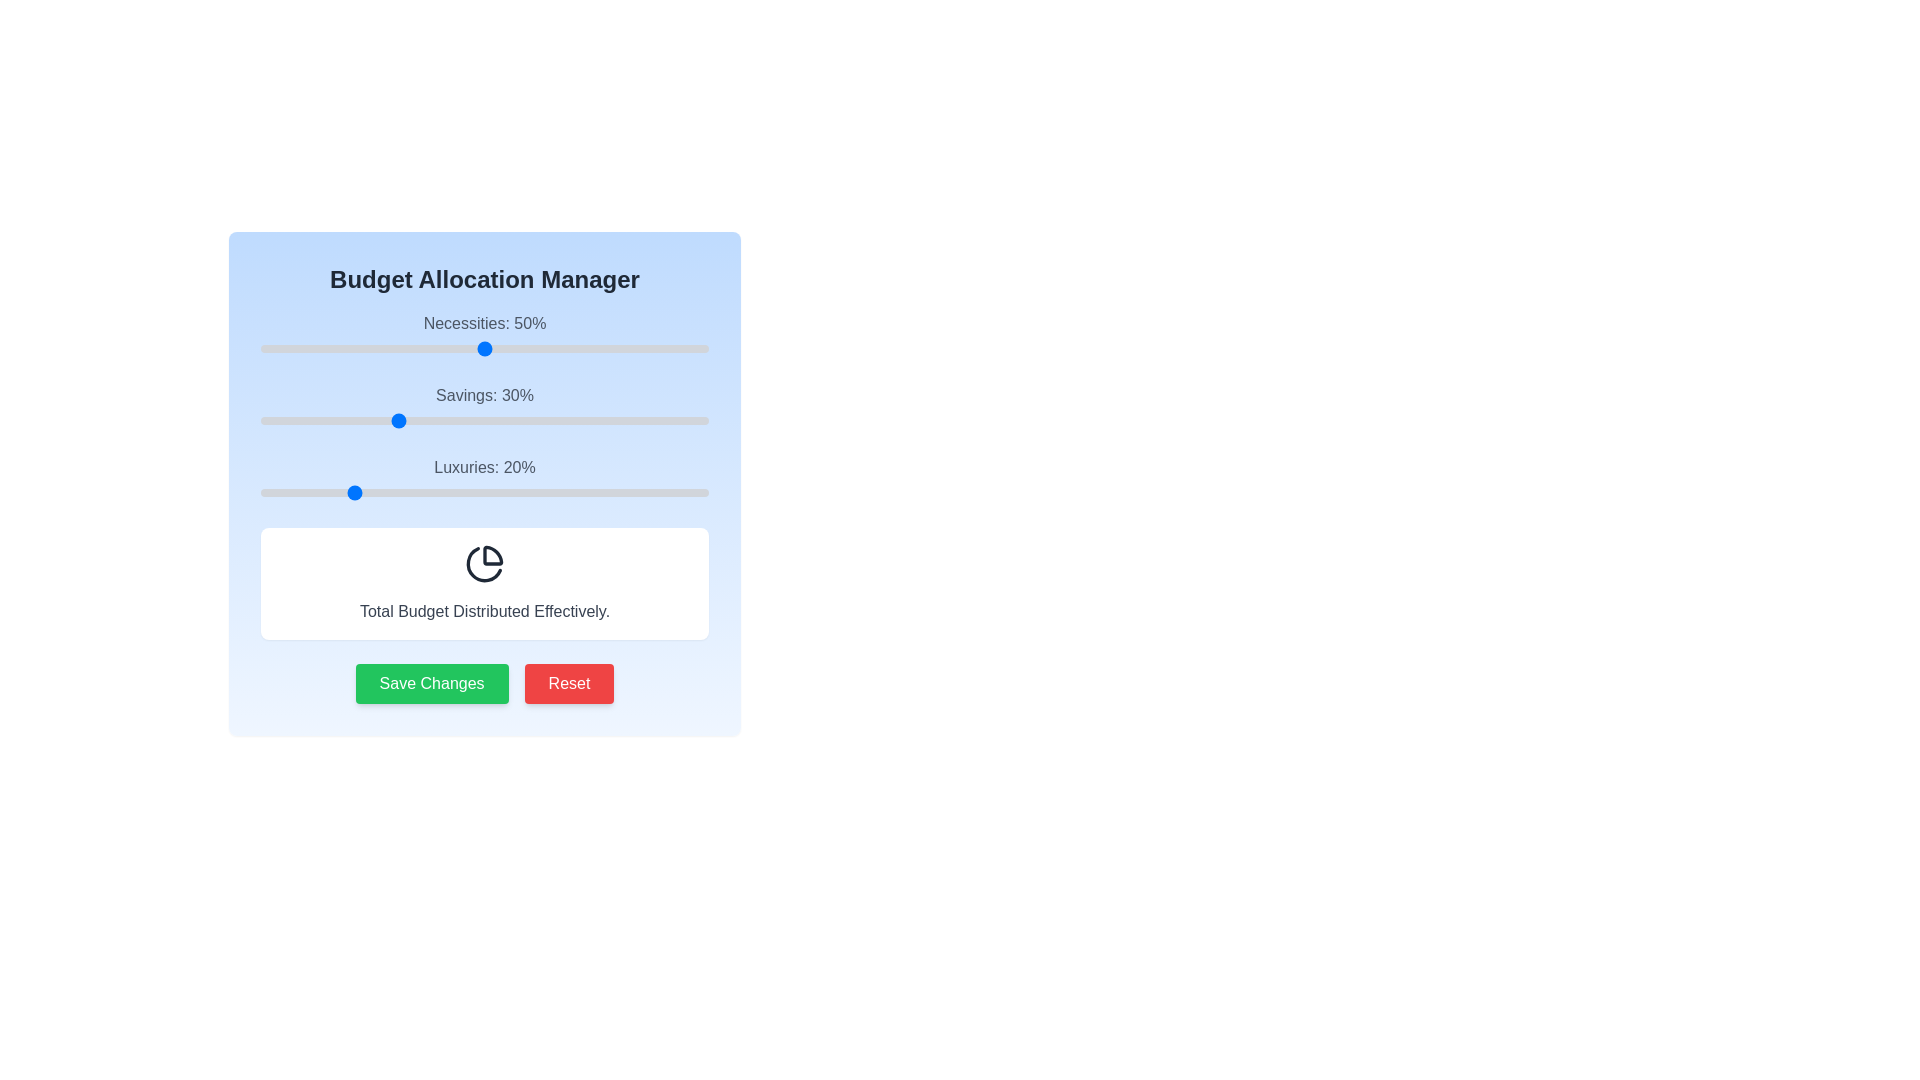 The image size is (1920, 1080). I want to click on the 'necessities' slider, so click(552, 347).